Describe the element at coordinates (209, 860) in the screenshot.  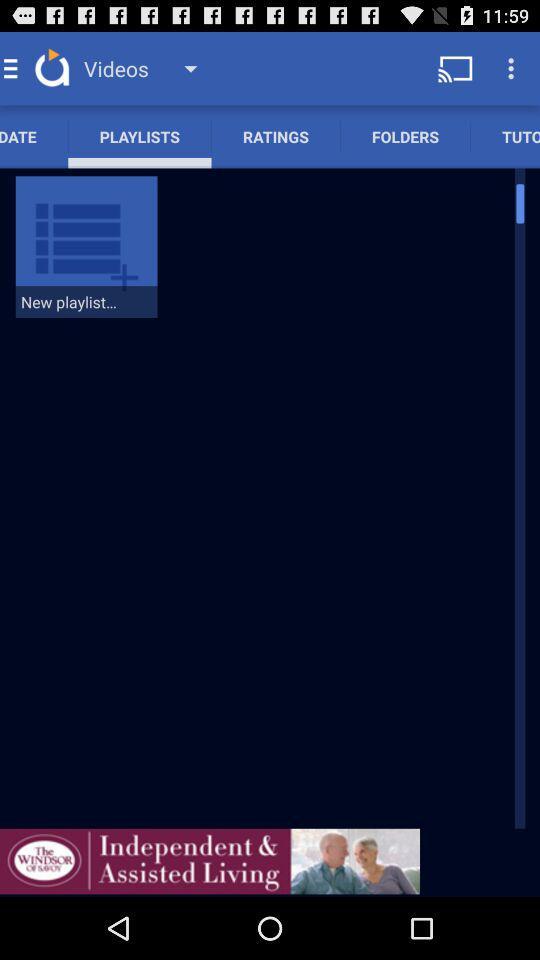
I see `advertisement link to different site` at that location.